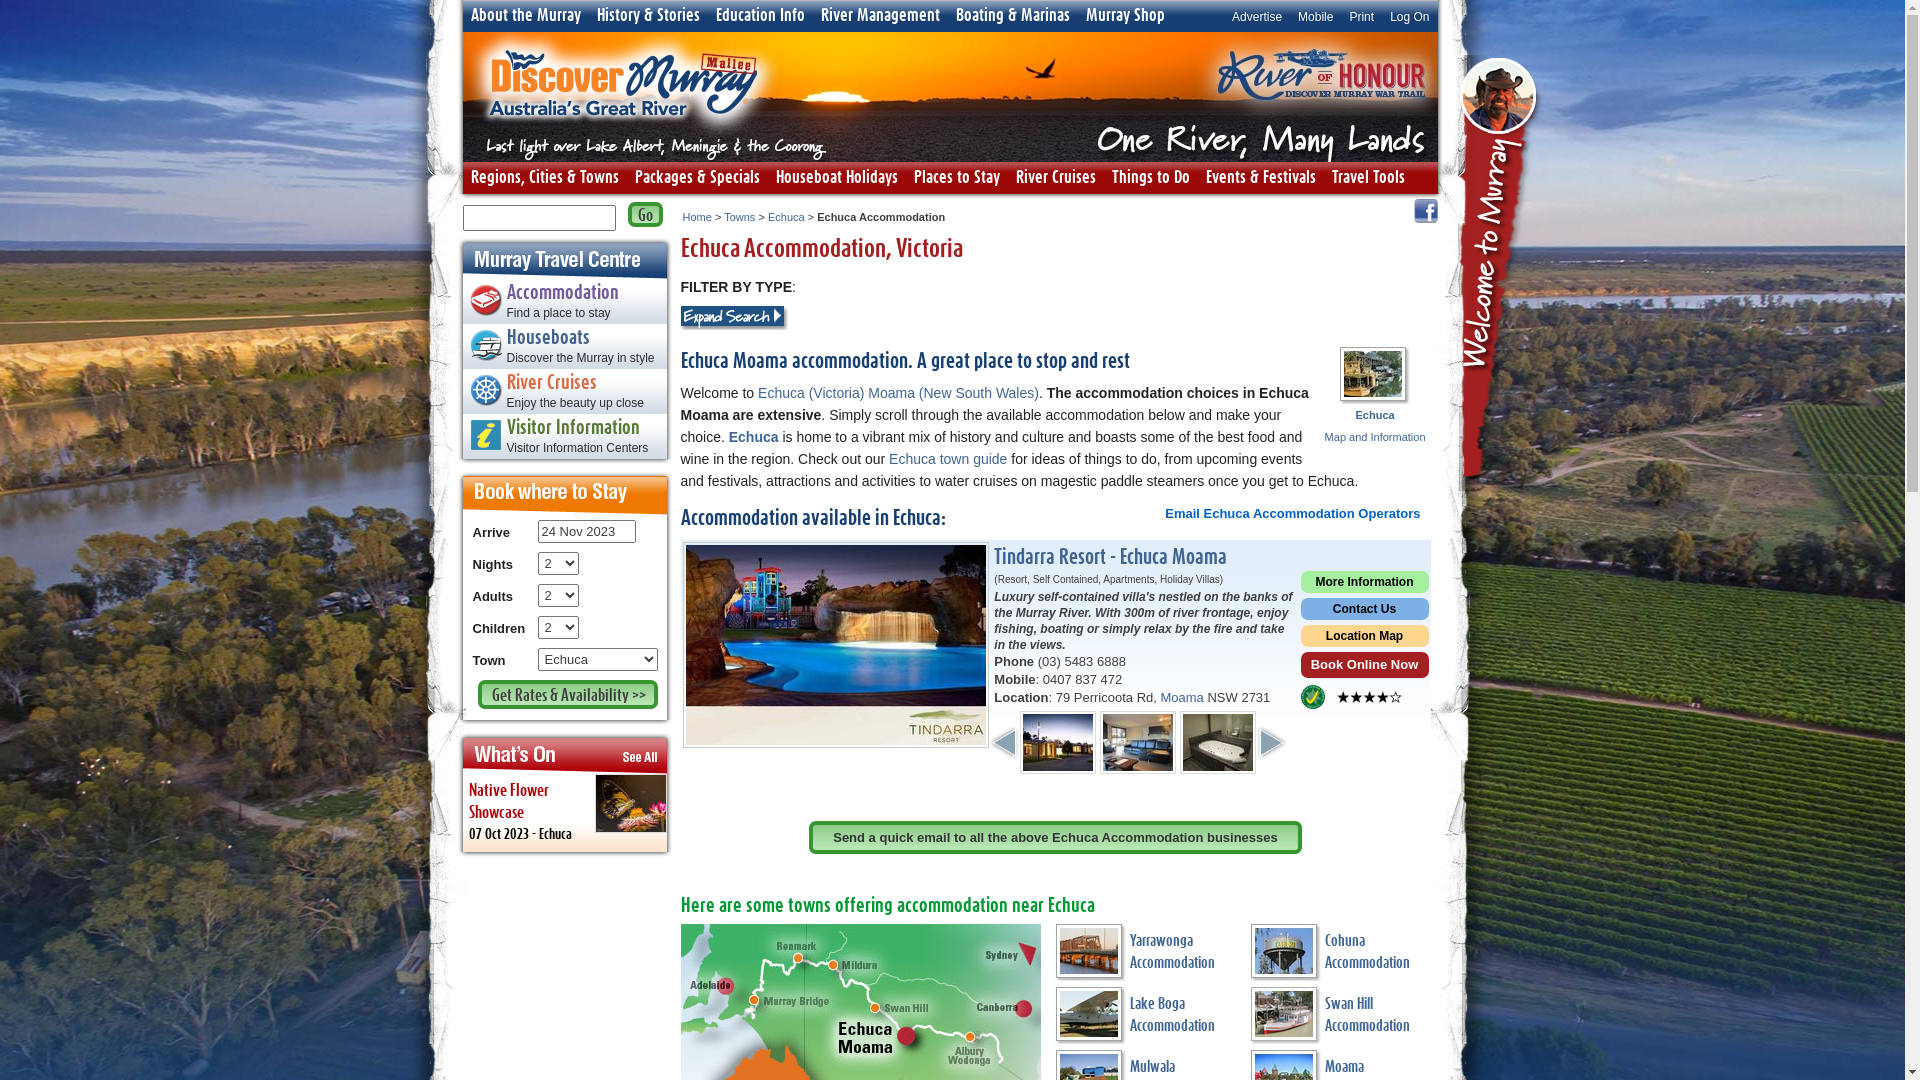 The image size is (1920, 1080). Describe the element at coordinates (460, 304) in the screenshot. I see `'Accommodation` at that location.